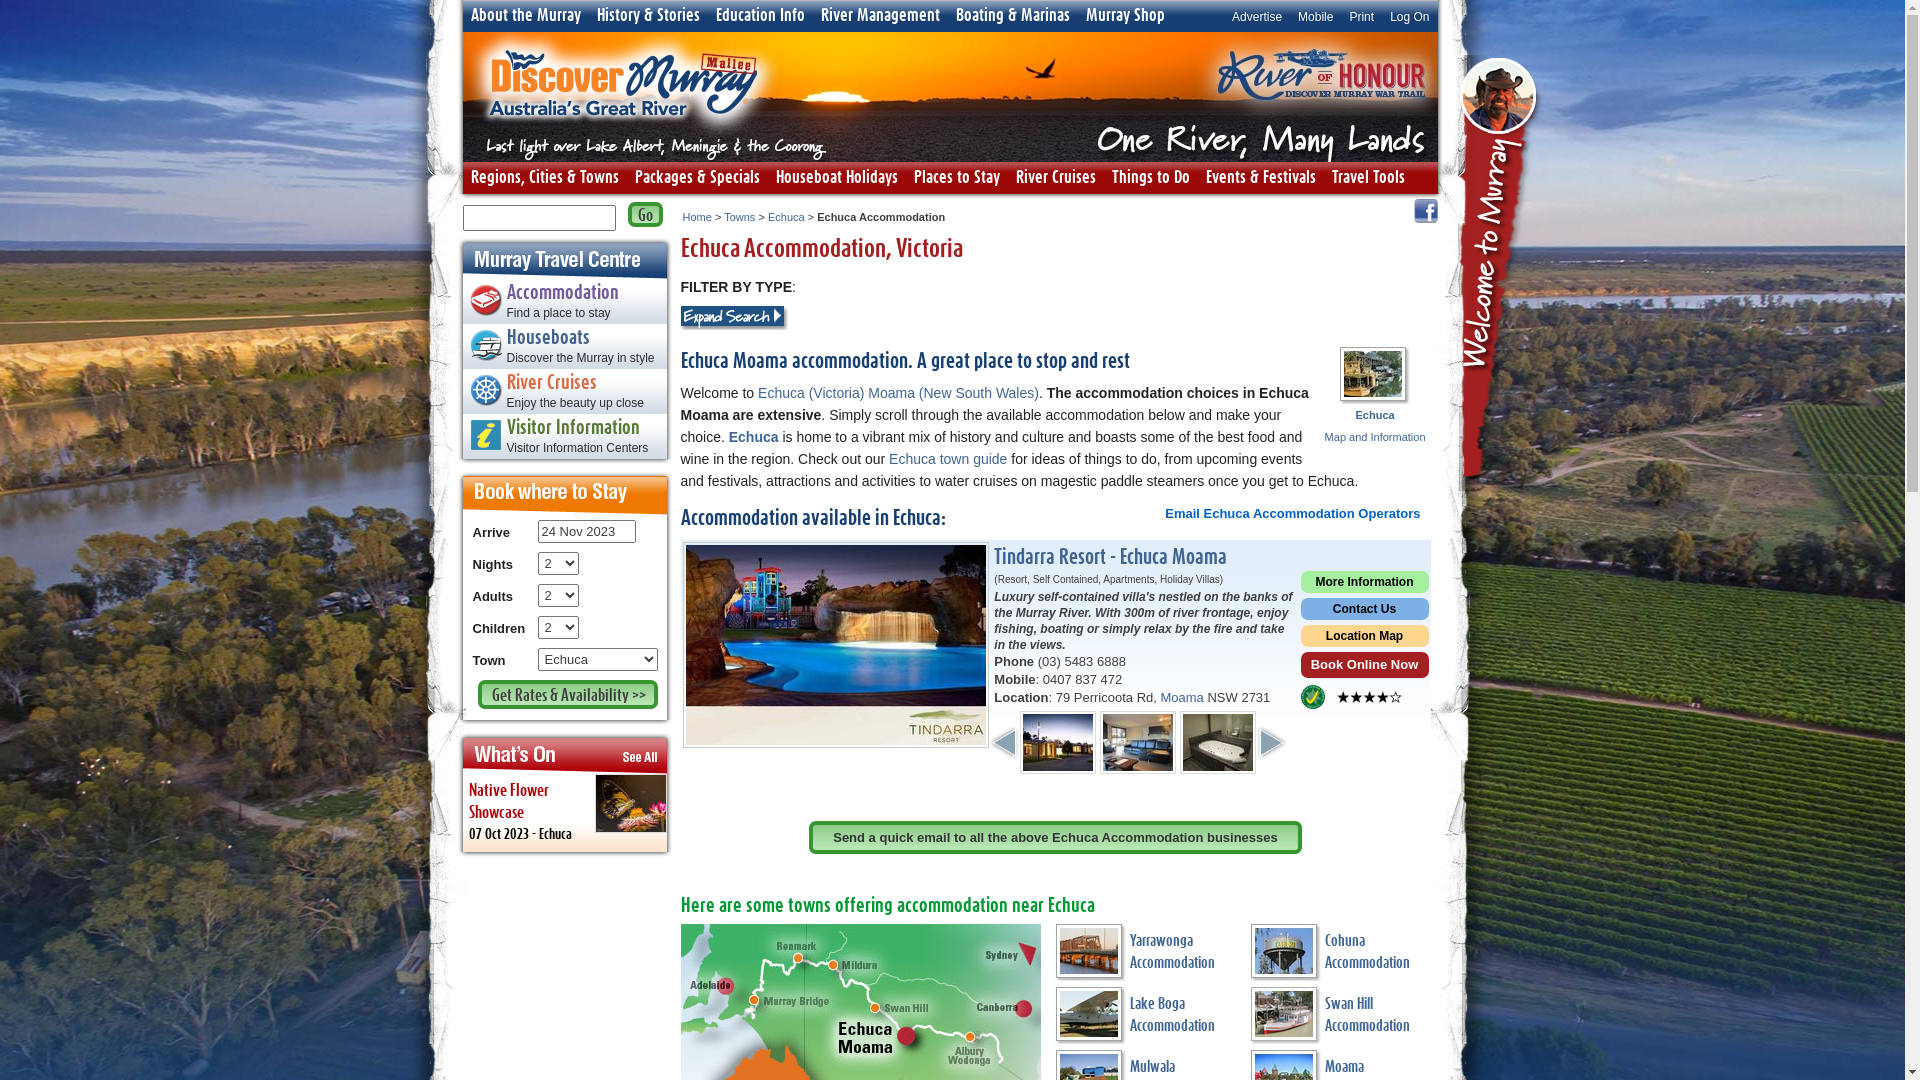 The image size is (1920, 1080). Describe the element at coordinates (460, 304) in the screenshot. I see `'Accommodation` at that location.